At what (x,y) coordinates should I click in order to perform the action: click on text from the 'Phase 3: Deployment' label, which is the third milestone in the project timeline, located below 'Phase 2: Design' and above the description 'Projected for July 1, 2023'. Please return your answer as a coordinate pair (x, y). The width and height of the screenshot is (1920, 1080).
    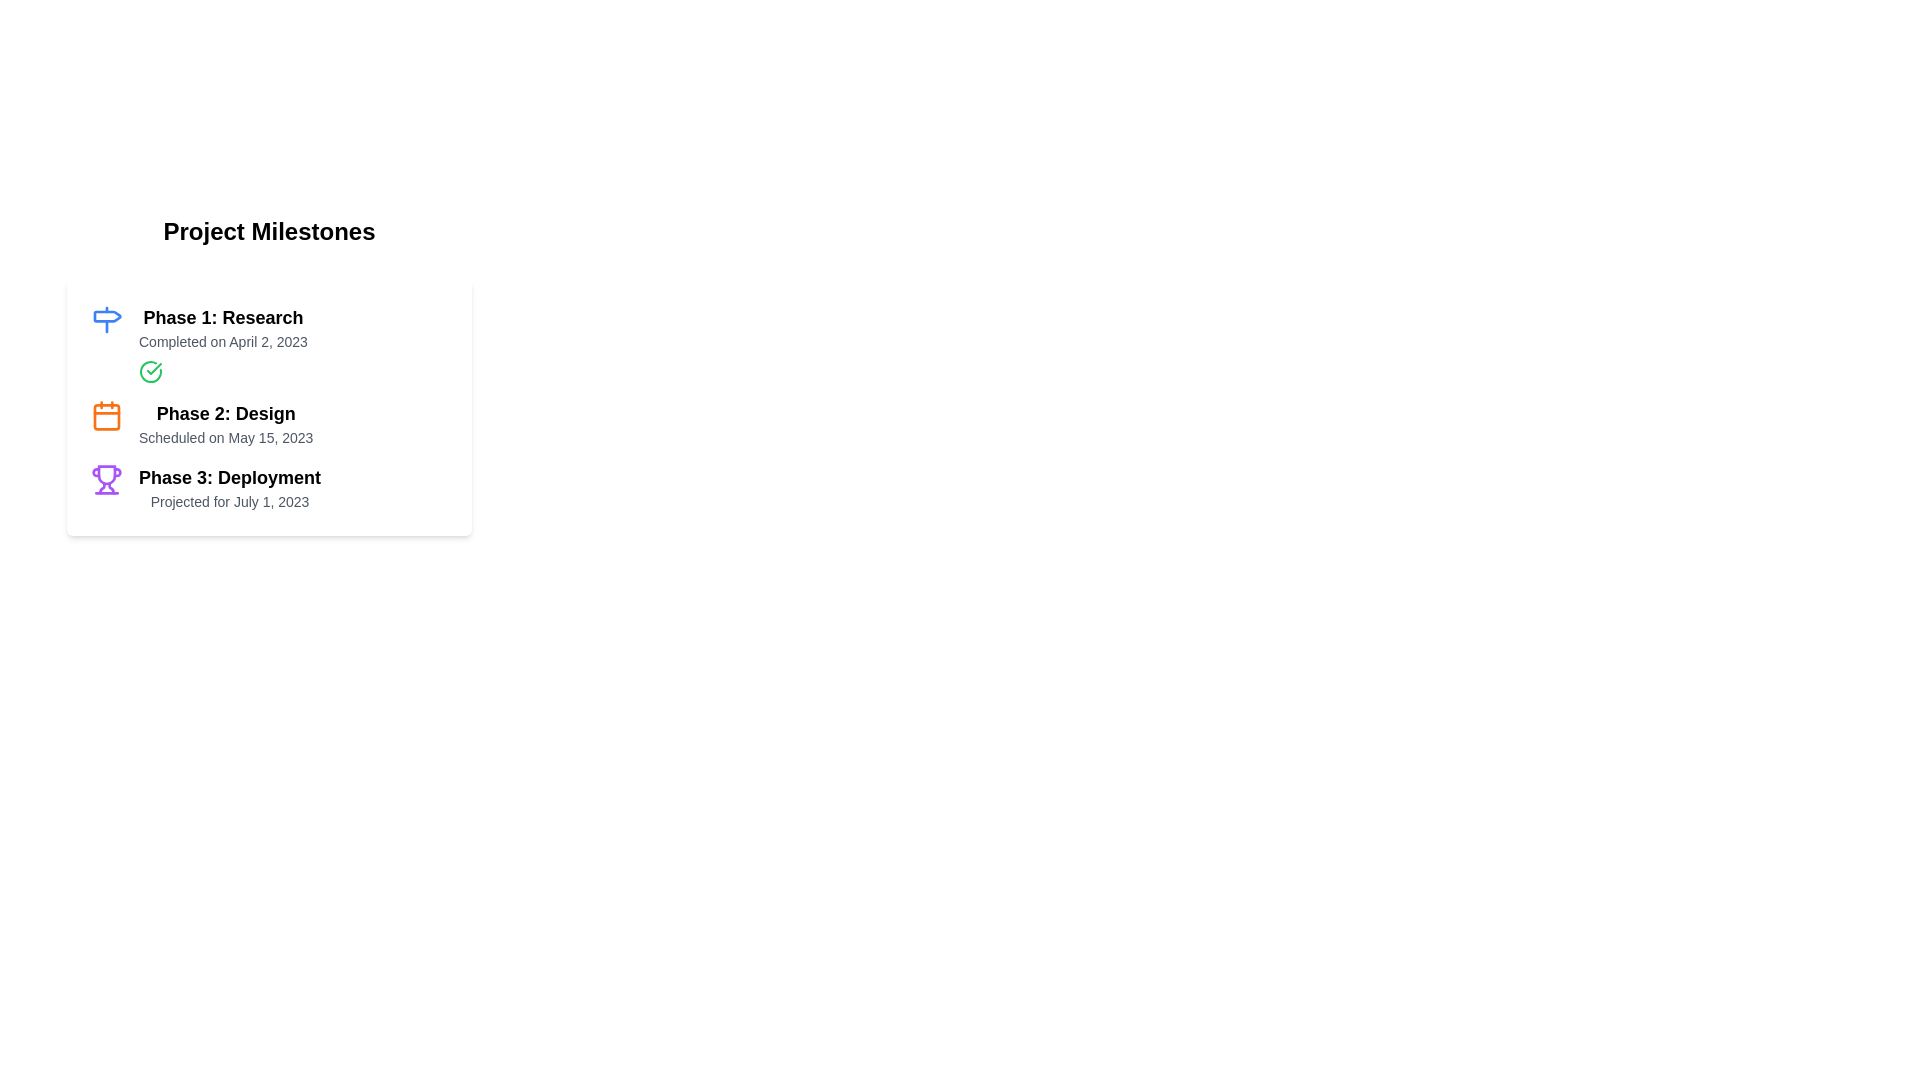
    Looking at the image, I should click on (230, 478).